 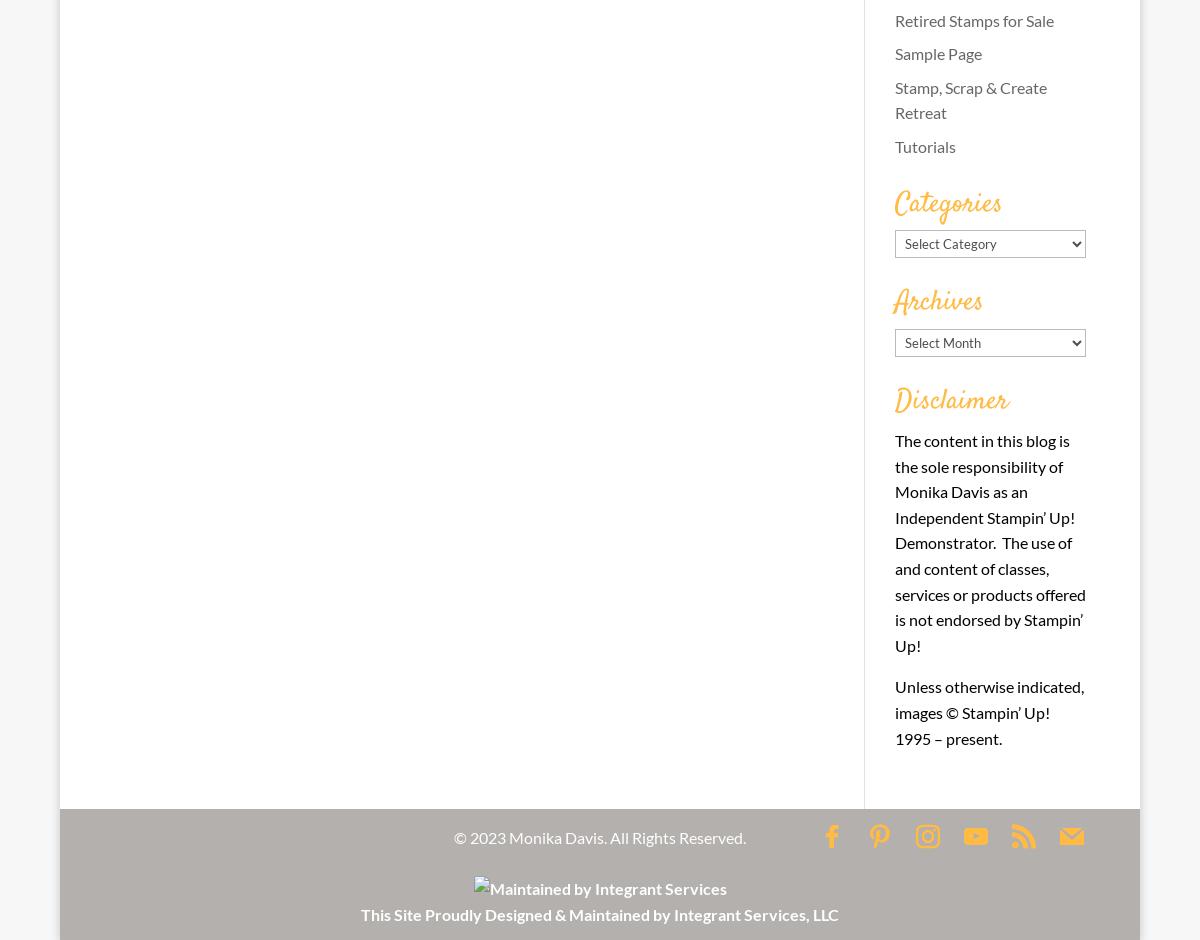 What do you see at coordinates (487, 835) in the screenshot?
I see `'2023'` at bounding box center [487, 835].